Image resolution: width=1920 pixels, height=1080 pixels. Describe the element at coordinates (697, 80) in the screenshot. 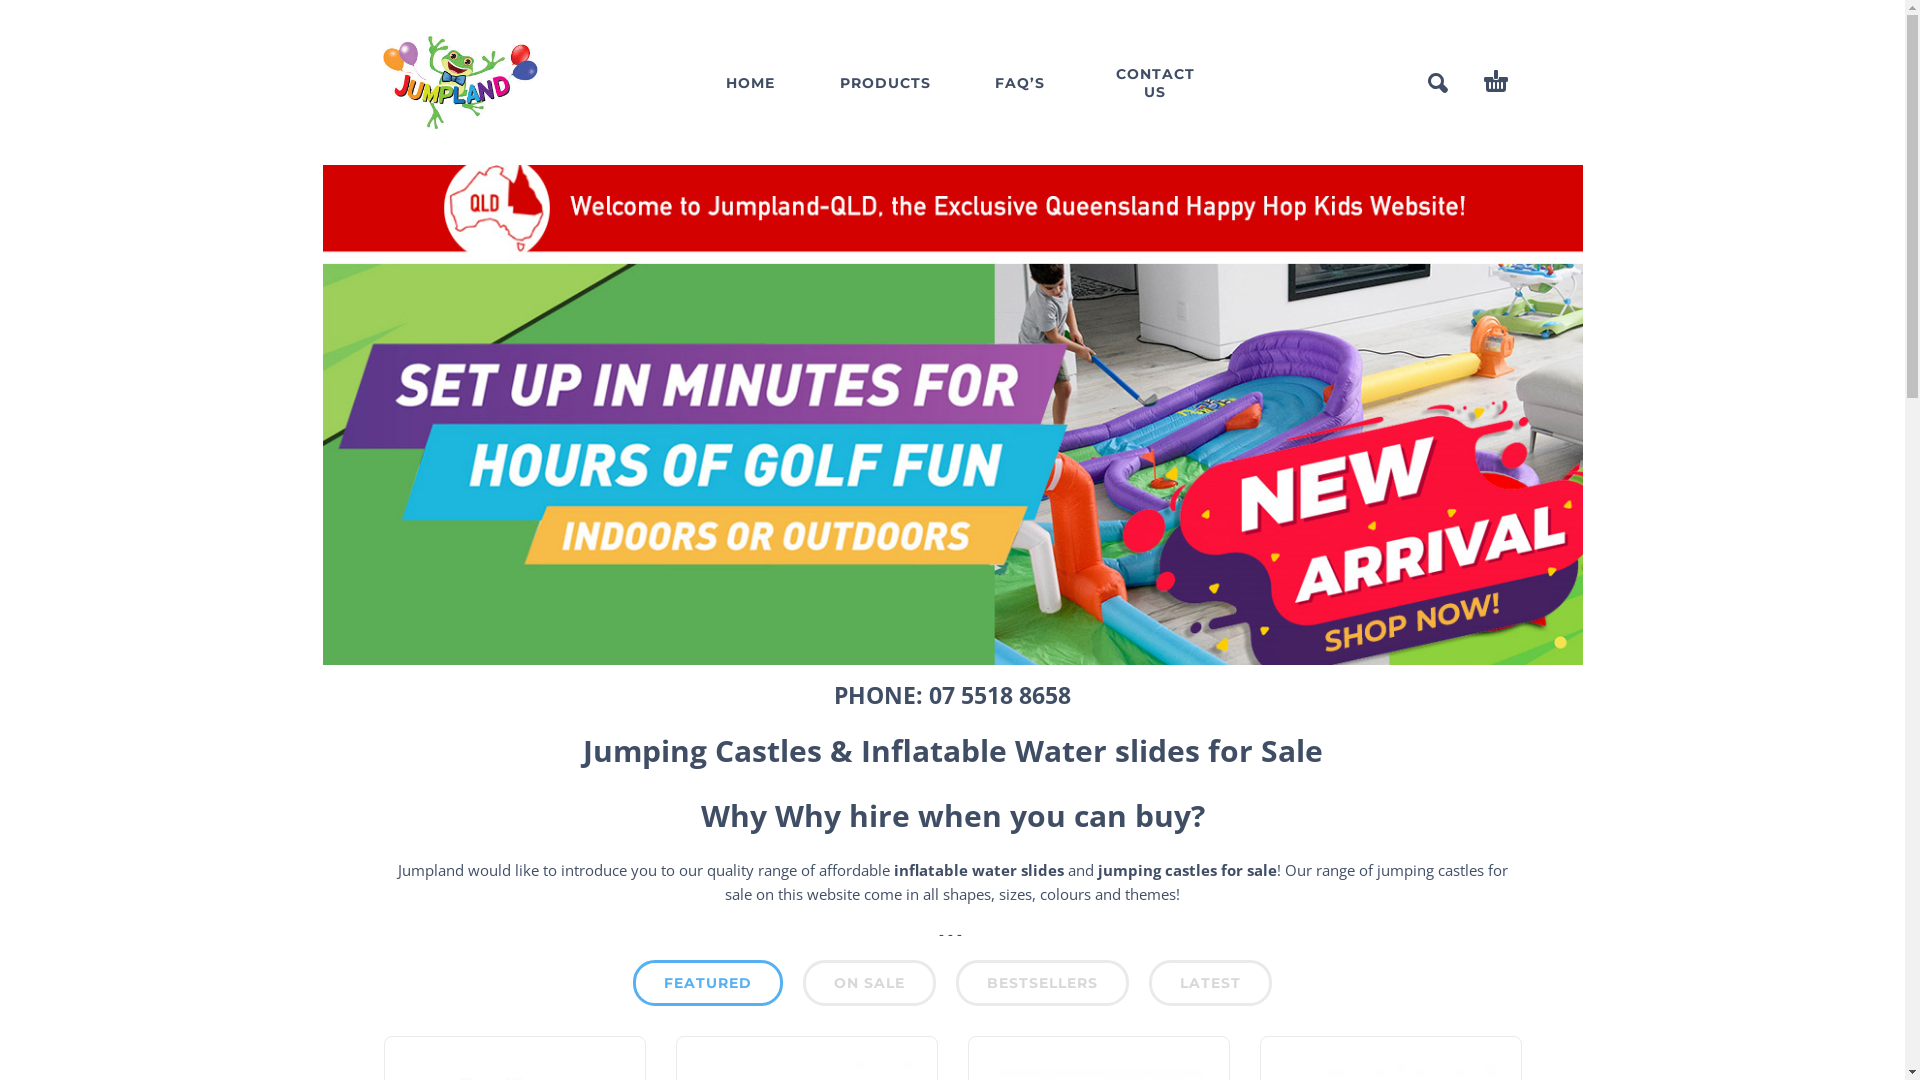

I see `'HOME'` at that location.